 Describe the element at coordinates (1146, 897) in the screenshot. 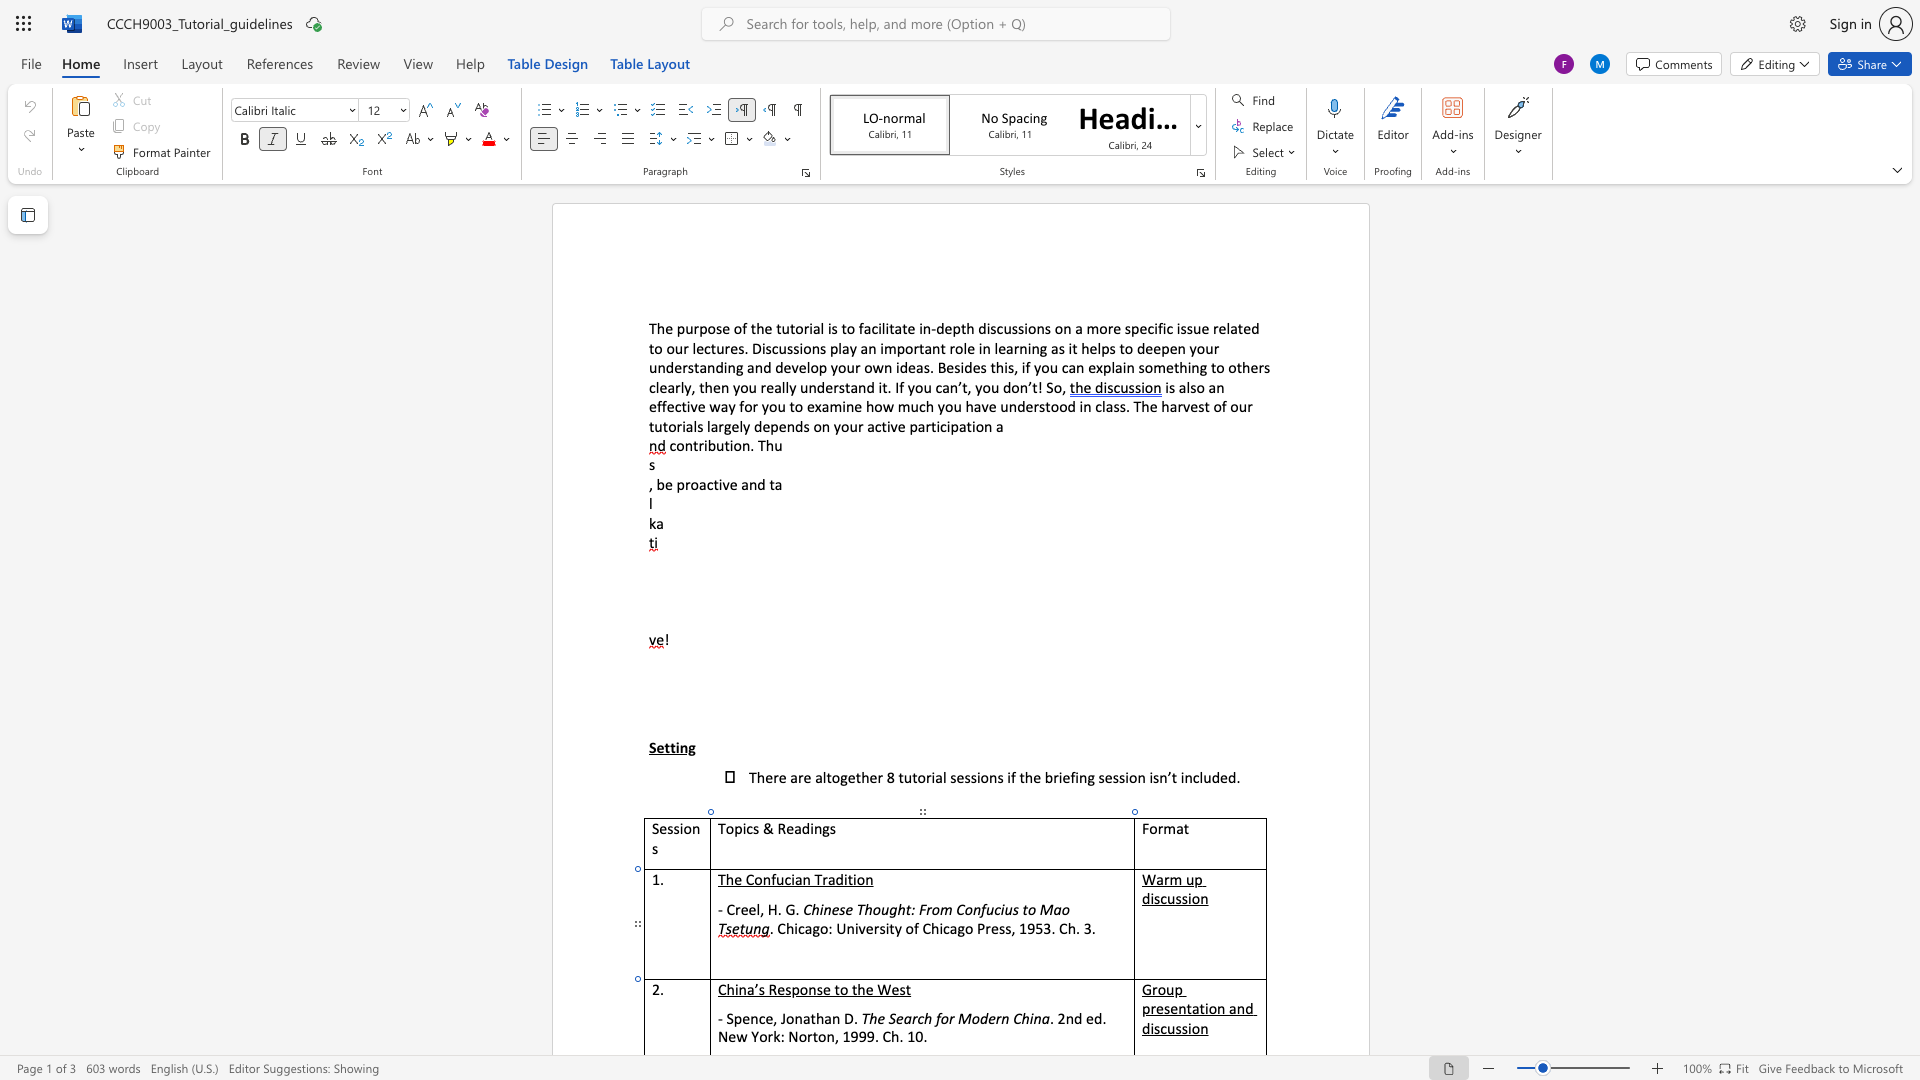

I see `the 1th character "d" in the text` at that location.